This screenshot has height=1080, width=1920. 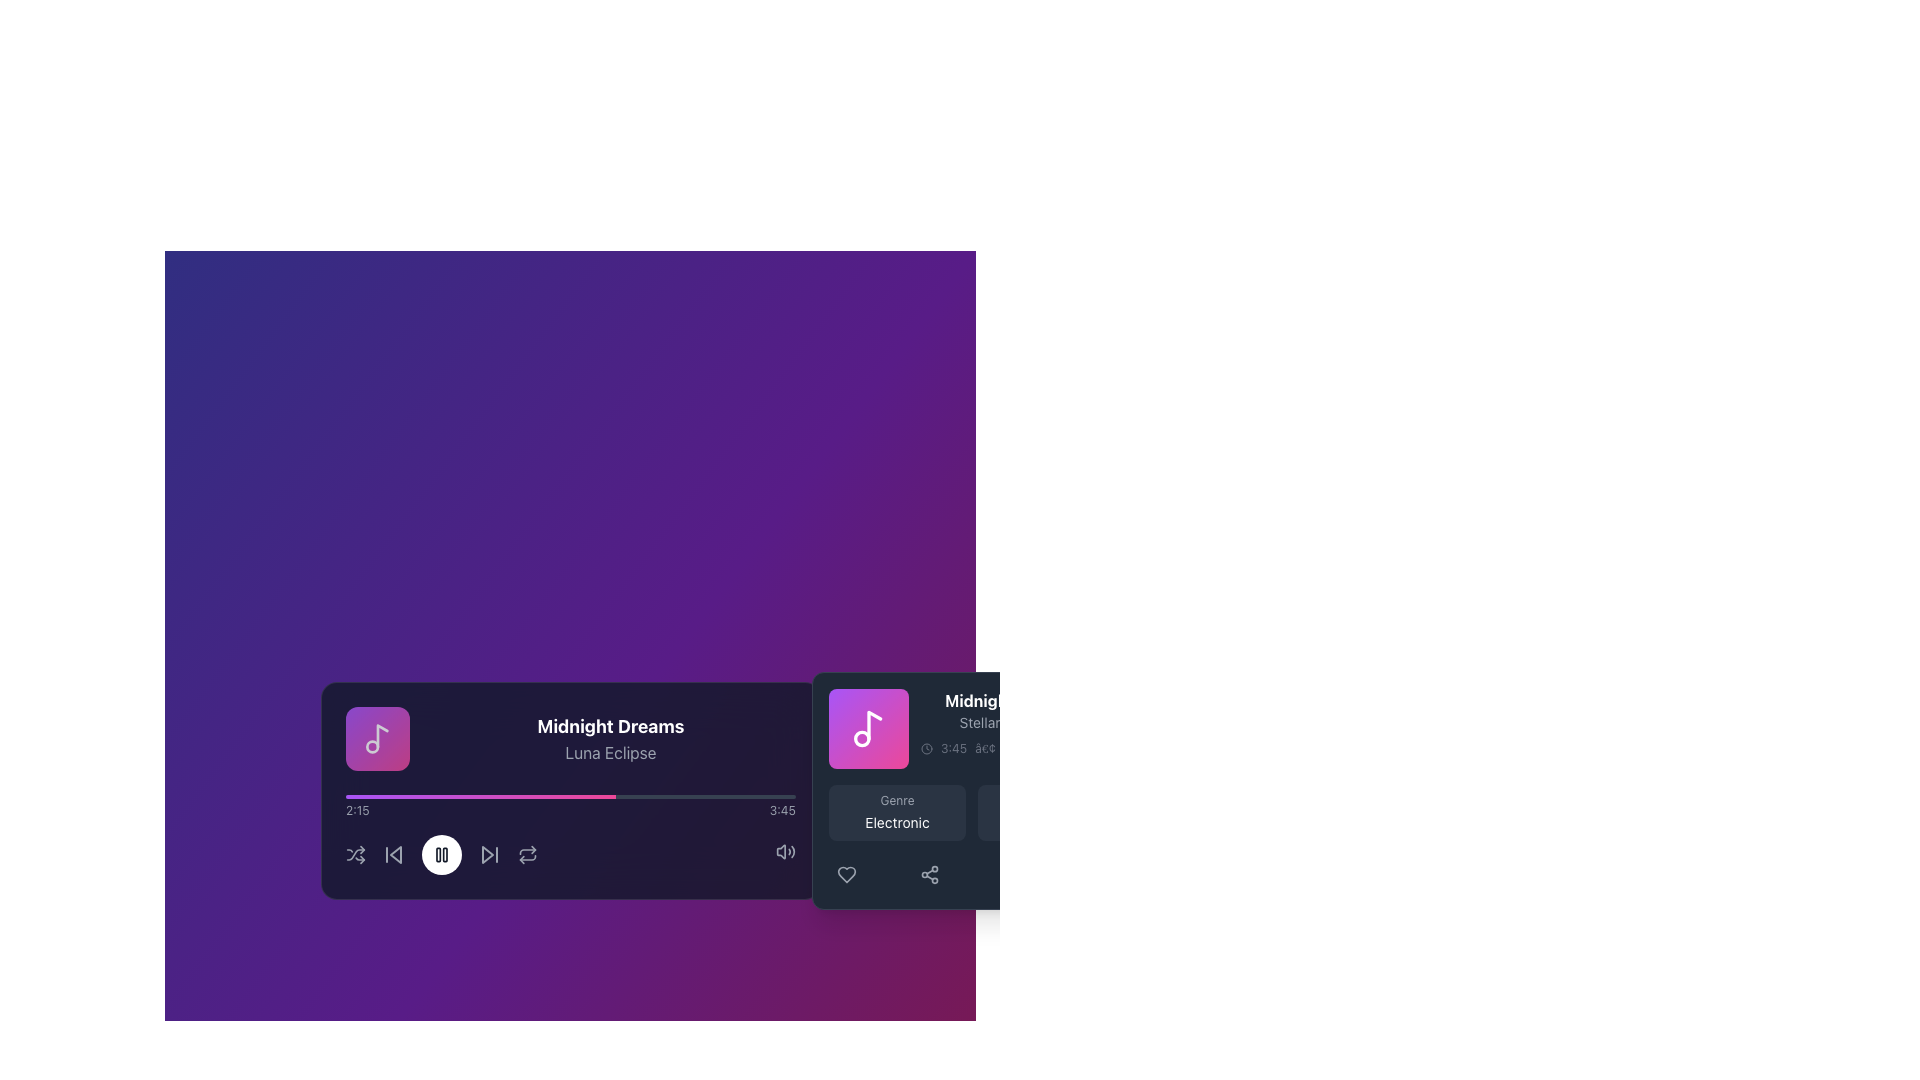 I want to click on current playback time displayed as '2:15' from the light gray text label located near the bottom left corner of the music player interface, so click(x=357, y=810).